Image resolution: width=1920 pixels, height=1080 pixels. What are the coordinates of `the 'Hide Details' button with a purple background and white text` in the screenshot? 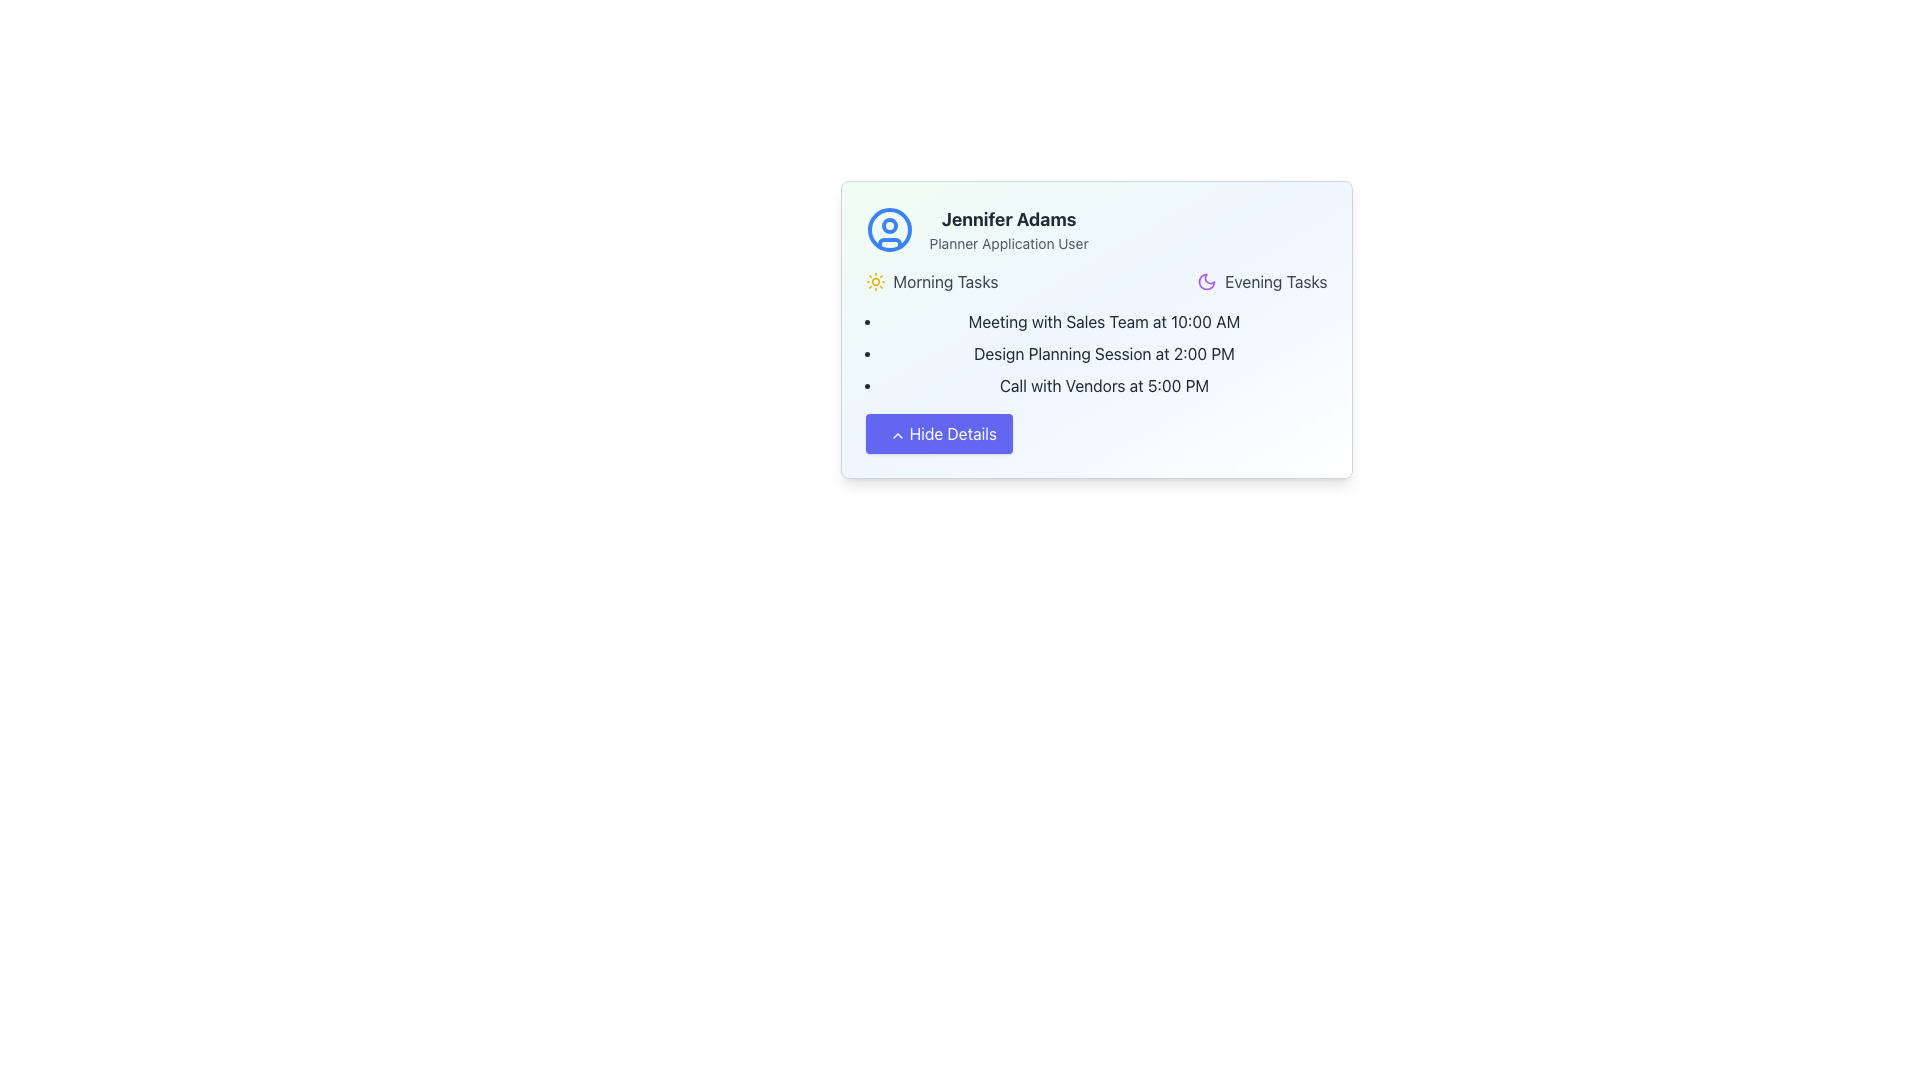 It's located at (938, 433).